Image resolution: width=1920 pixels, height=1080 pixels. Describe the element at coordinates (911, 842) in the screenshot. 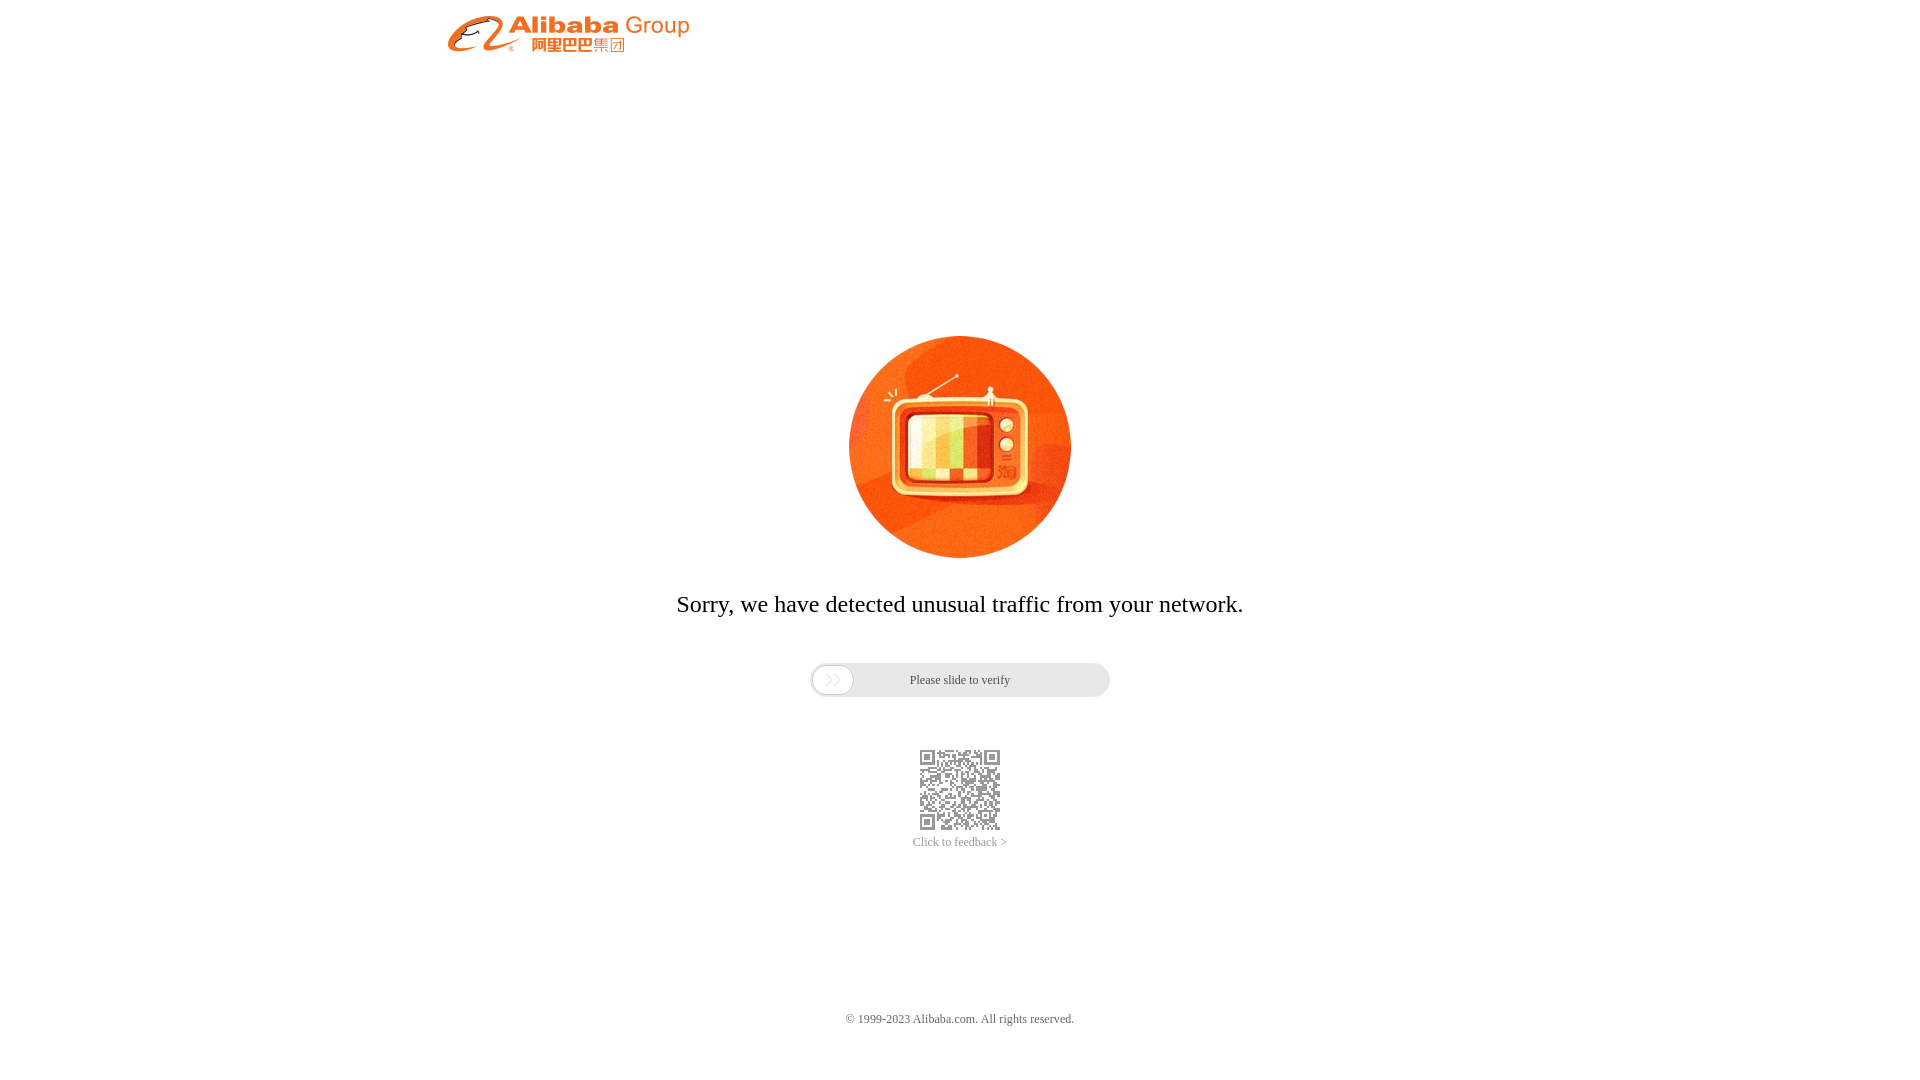

I see `'Click to feedback >'` at that location.